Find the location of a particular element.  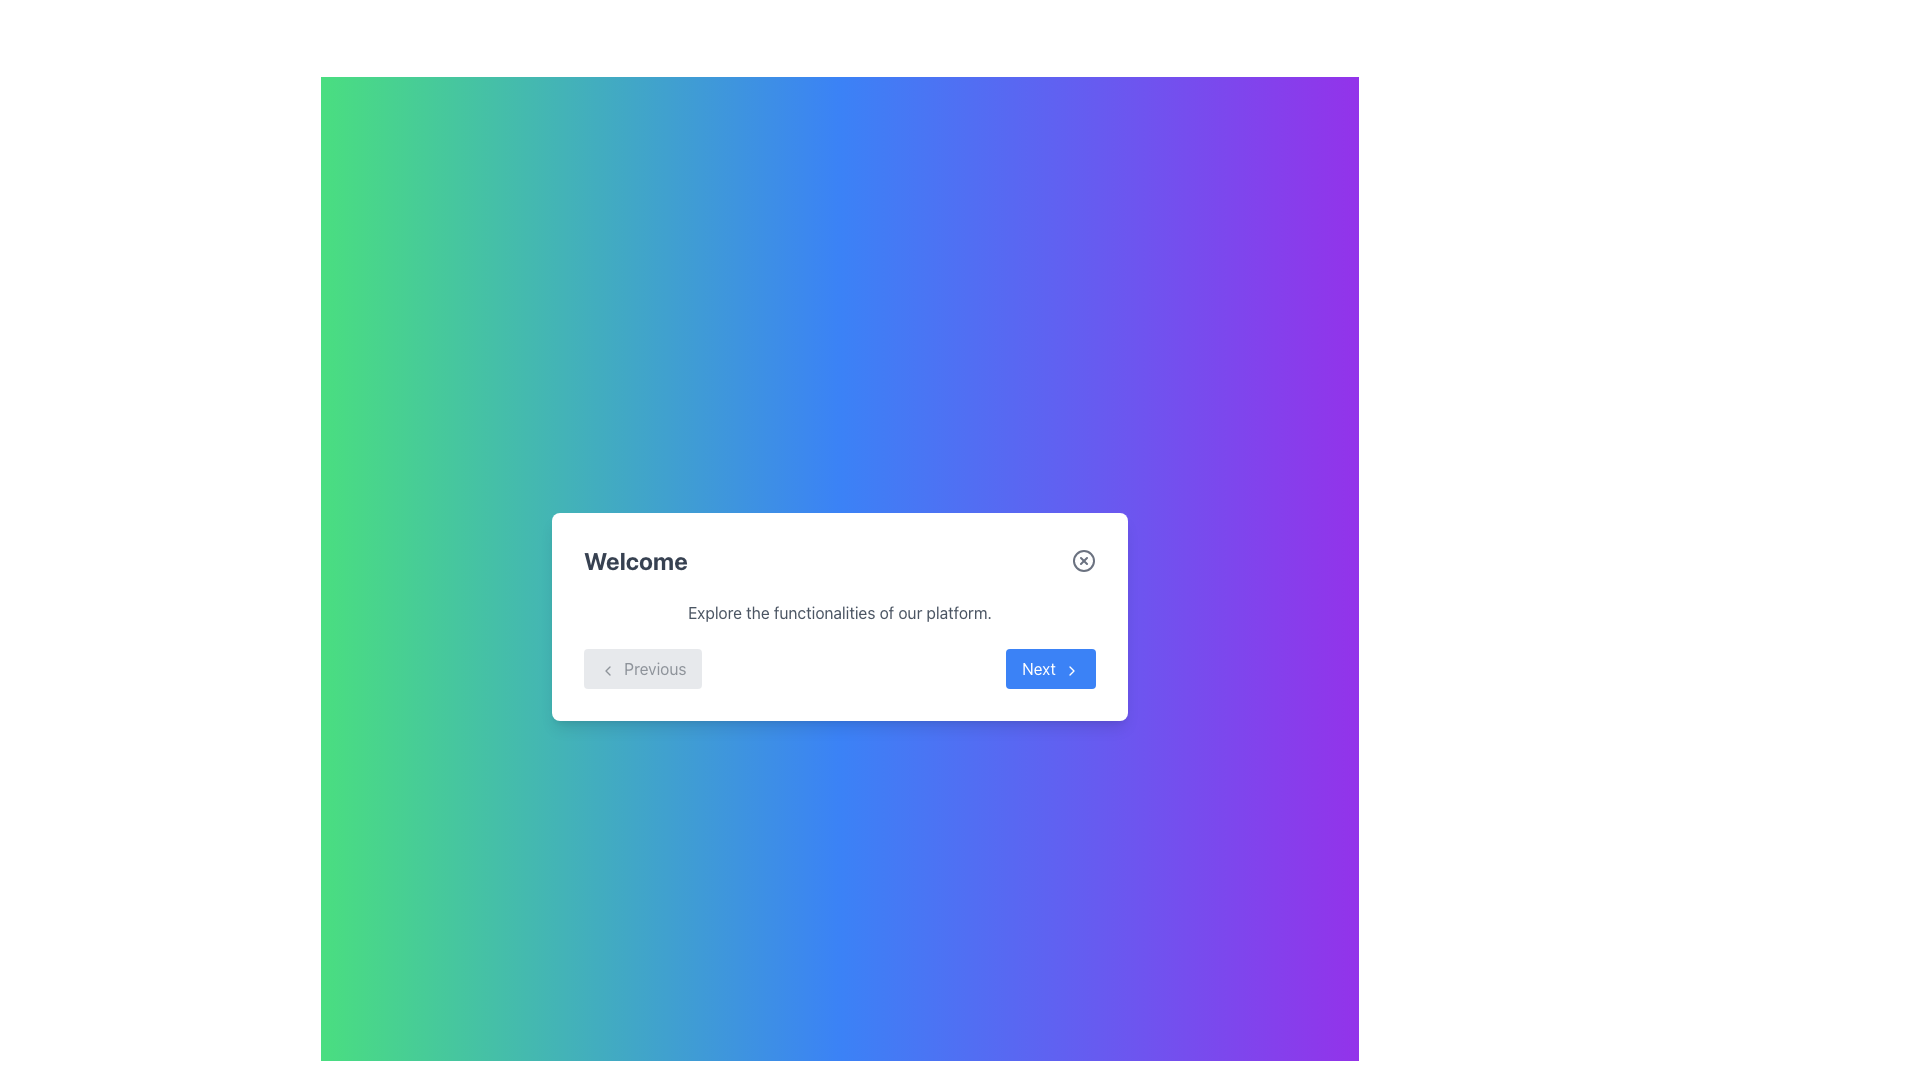

the informational text element located in the modal box beneath the title 'Welcome' and above the 'Previous' and 'Next' navigation buttons is located at coordinates (840, 612).